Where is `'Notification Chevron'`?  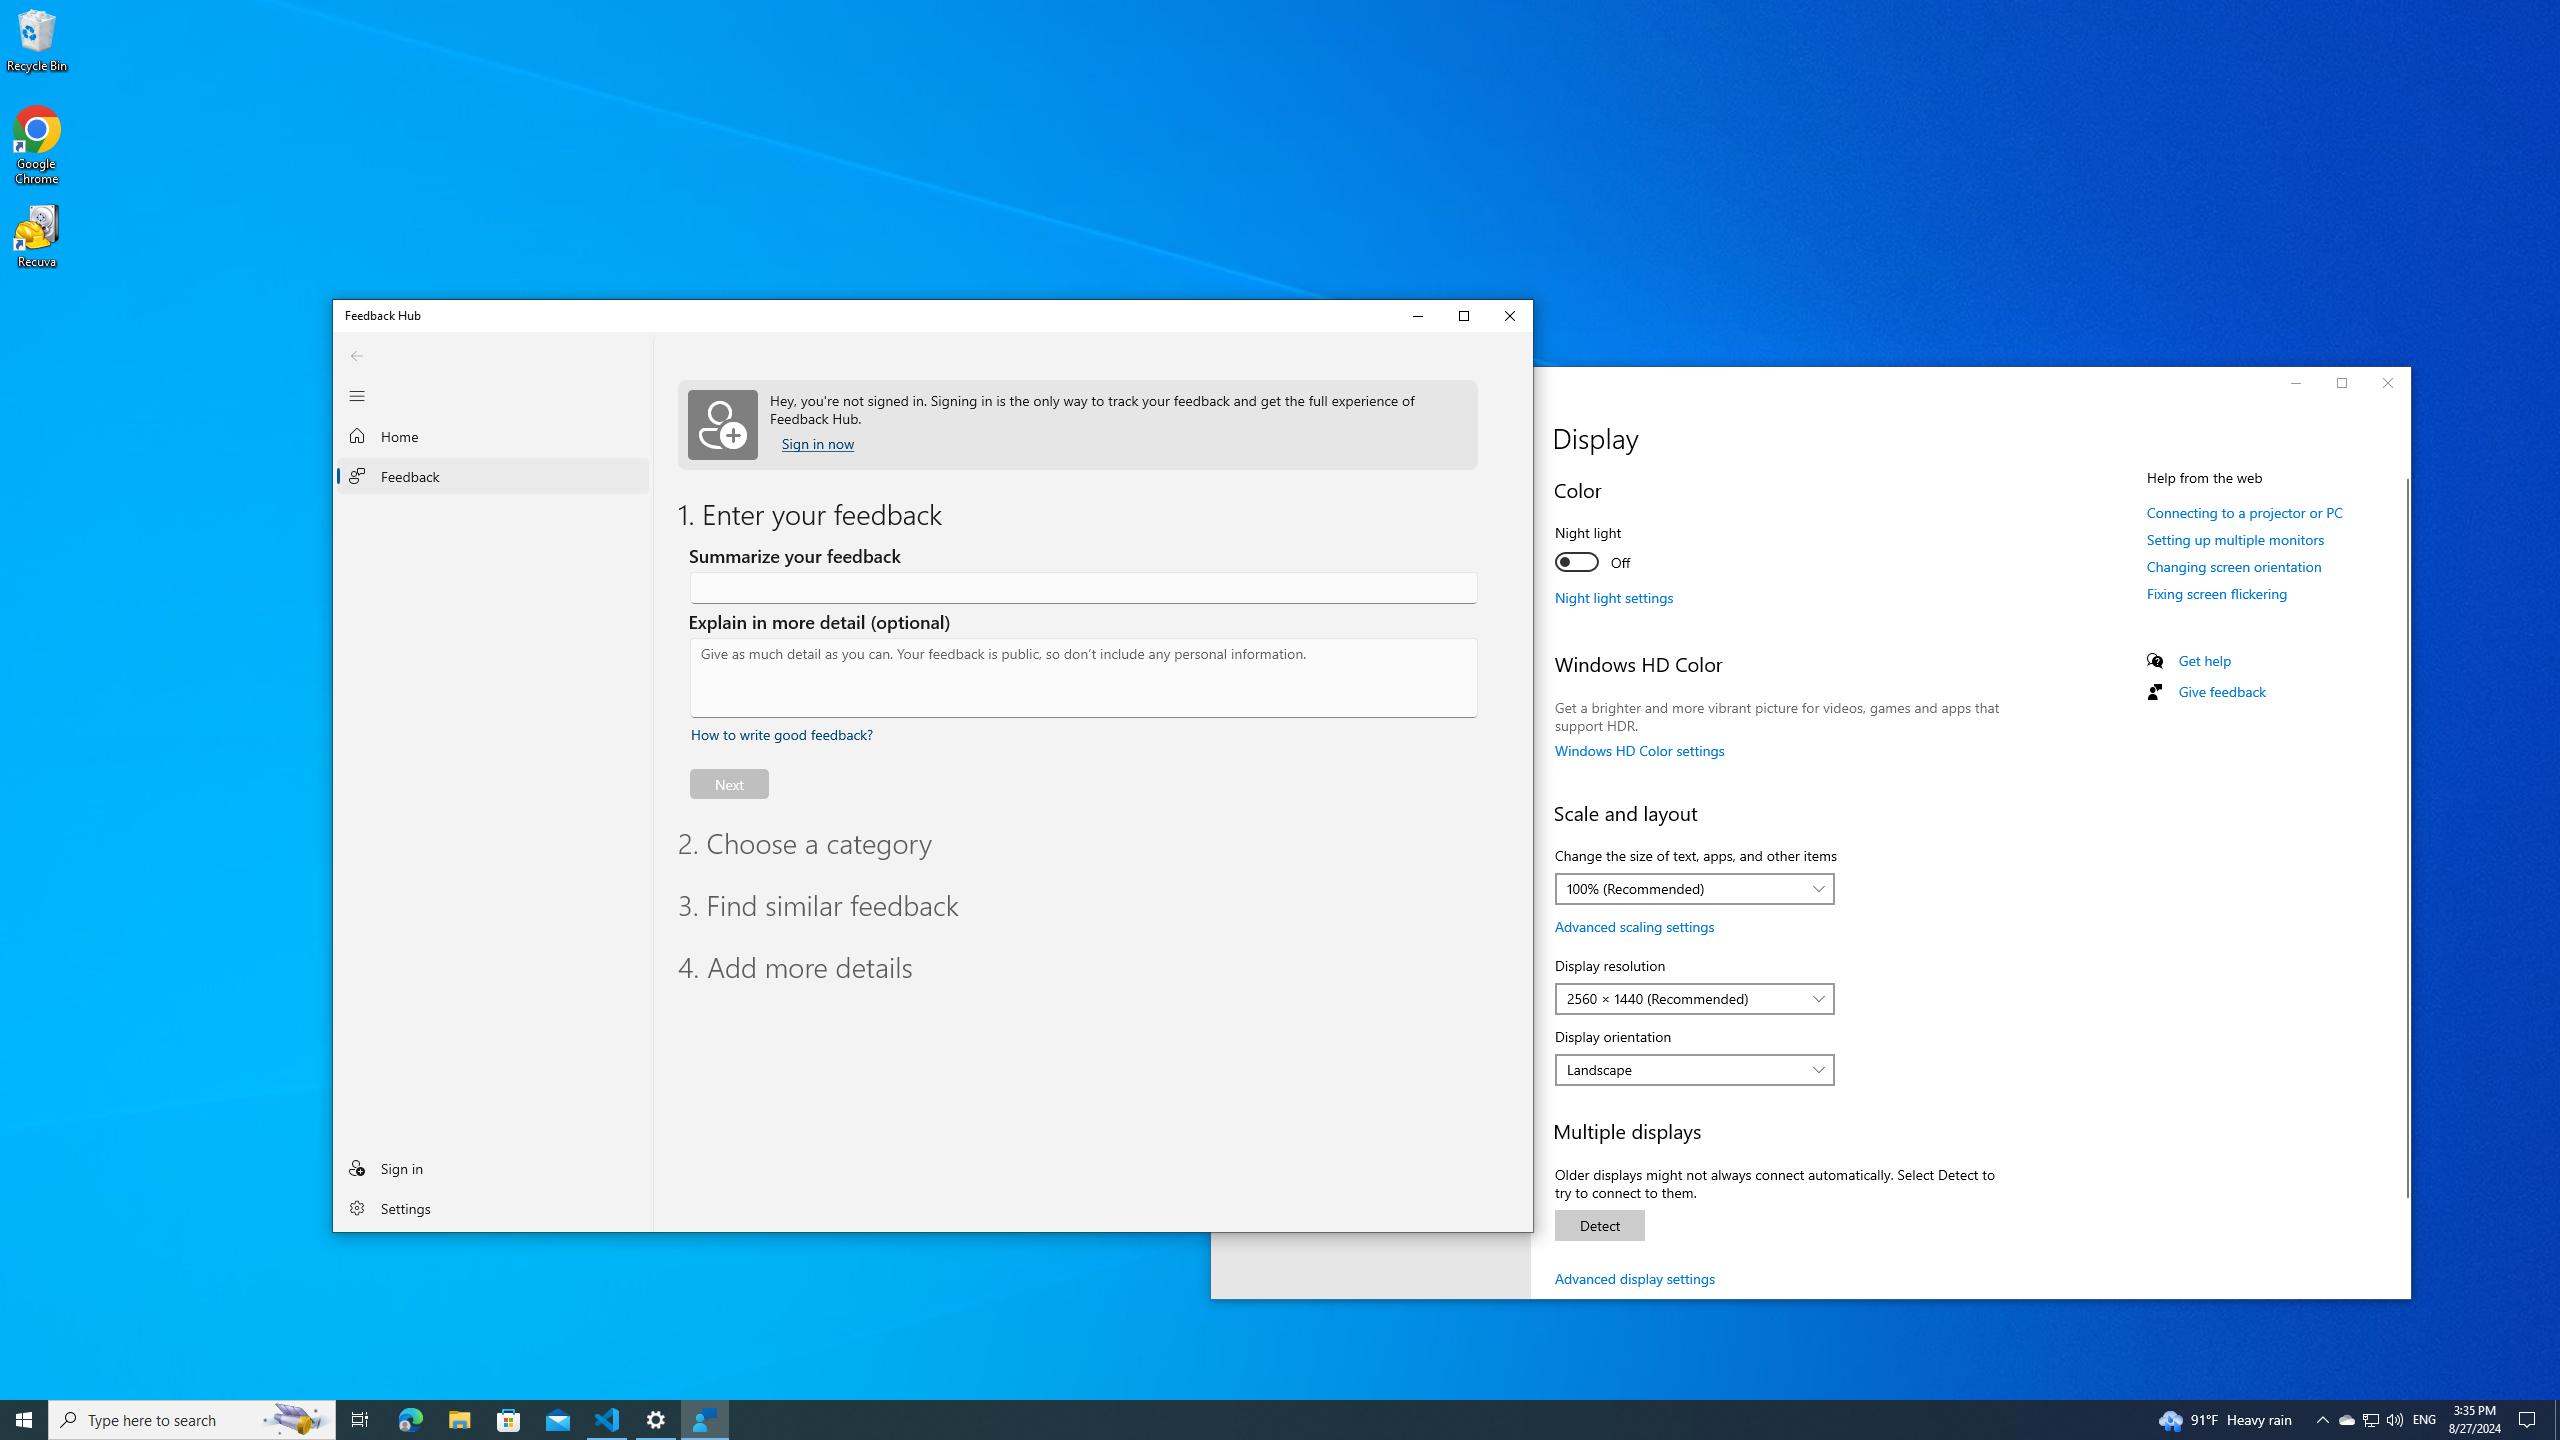
'Notification Chevron' is located at coordinates (2323, 1418).